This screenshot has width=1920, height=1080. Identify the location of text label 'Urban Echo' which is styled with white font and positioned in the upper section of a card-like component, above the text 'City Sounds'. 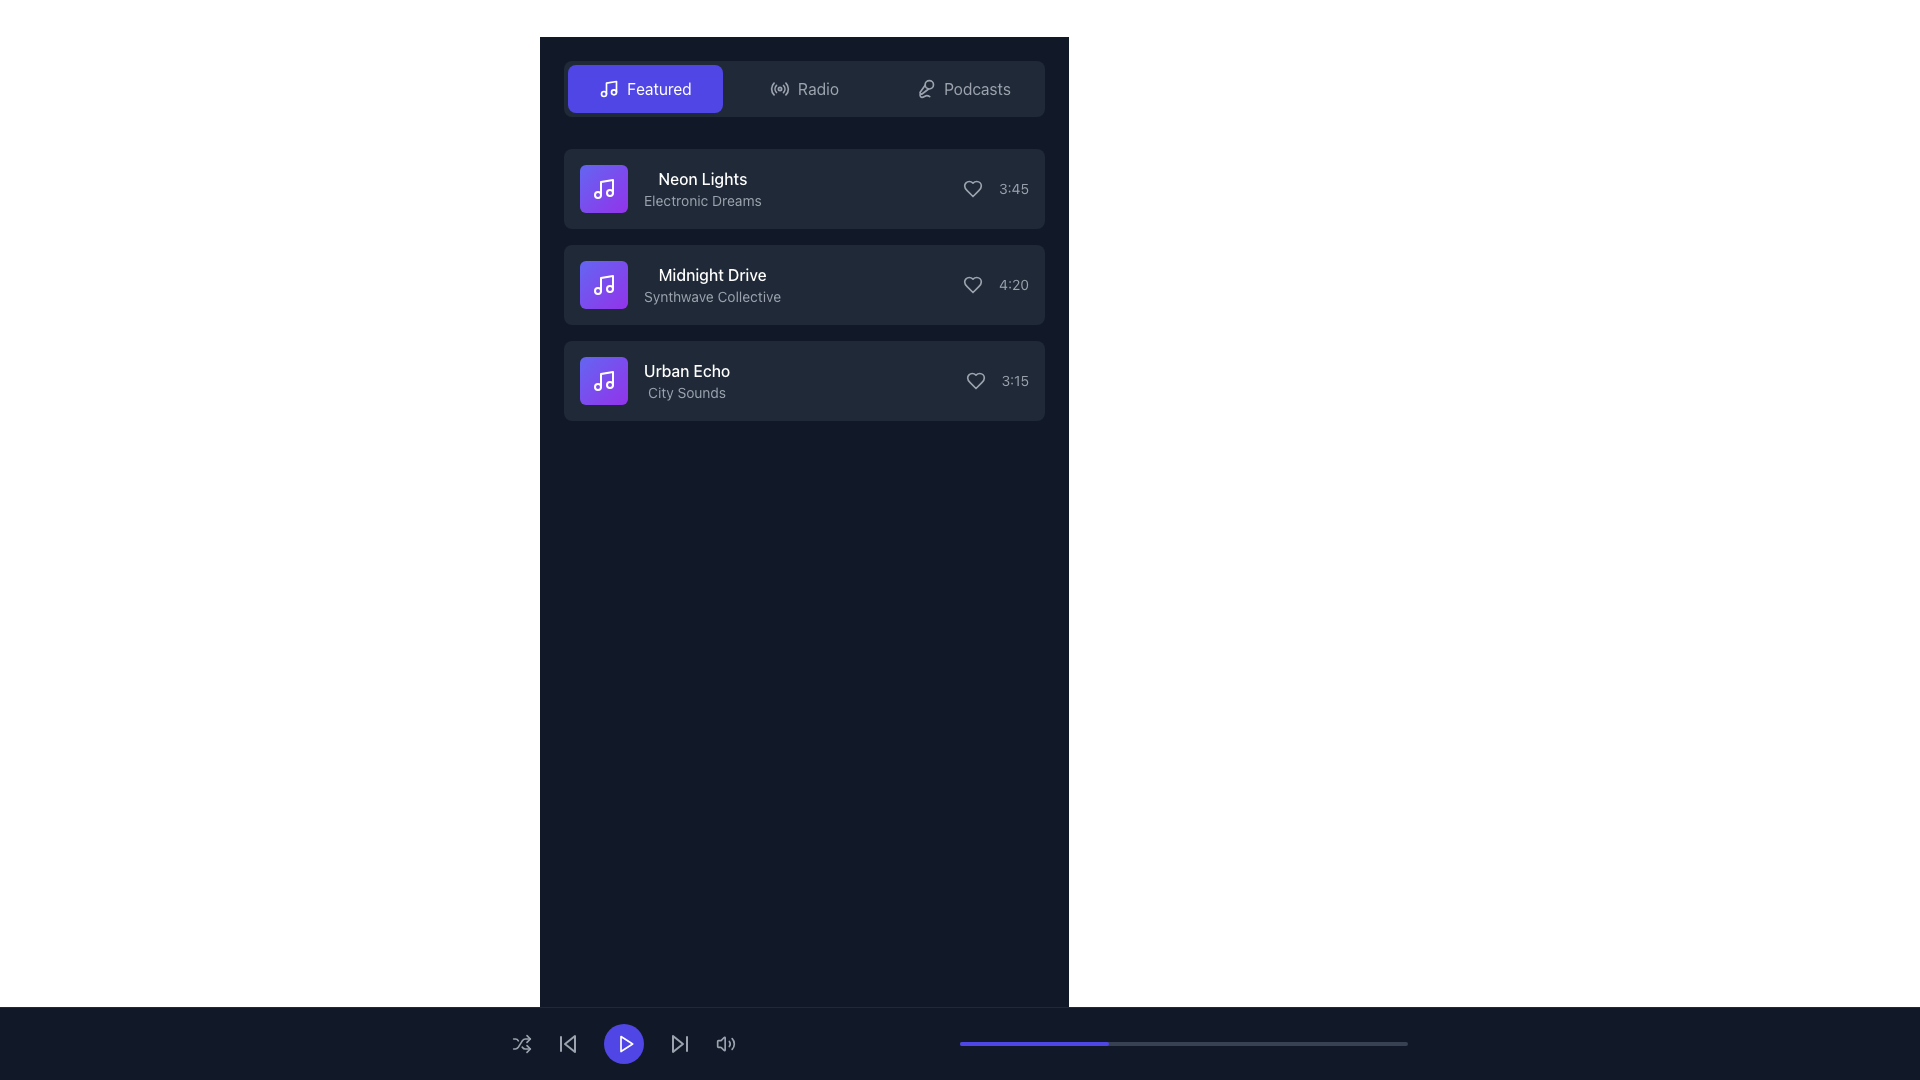
(687, 370).